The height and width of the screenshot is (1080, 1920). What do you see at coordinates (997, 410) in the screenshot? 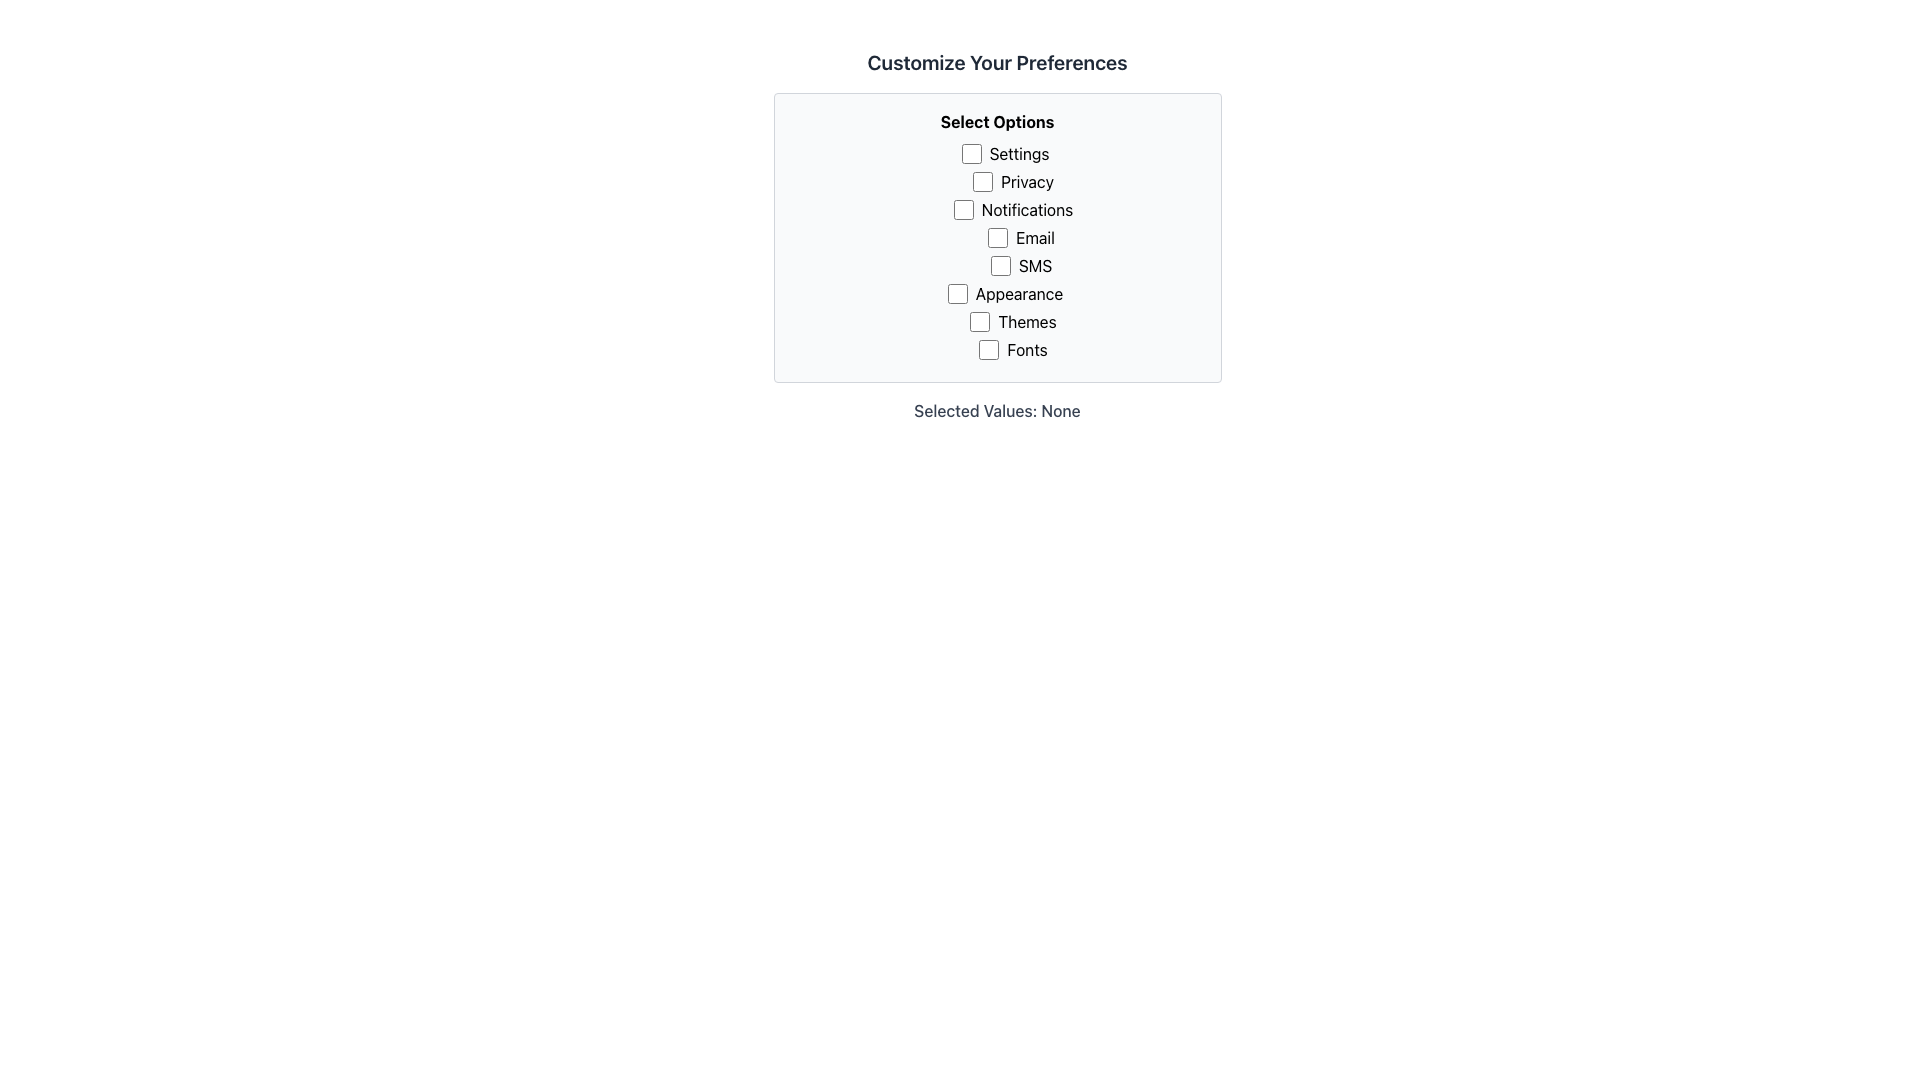
I see `the Text Display that indicates the currently selected options, which currently shows 'None'` at bounding box center [997, 410].